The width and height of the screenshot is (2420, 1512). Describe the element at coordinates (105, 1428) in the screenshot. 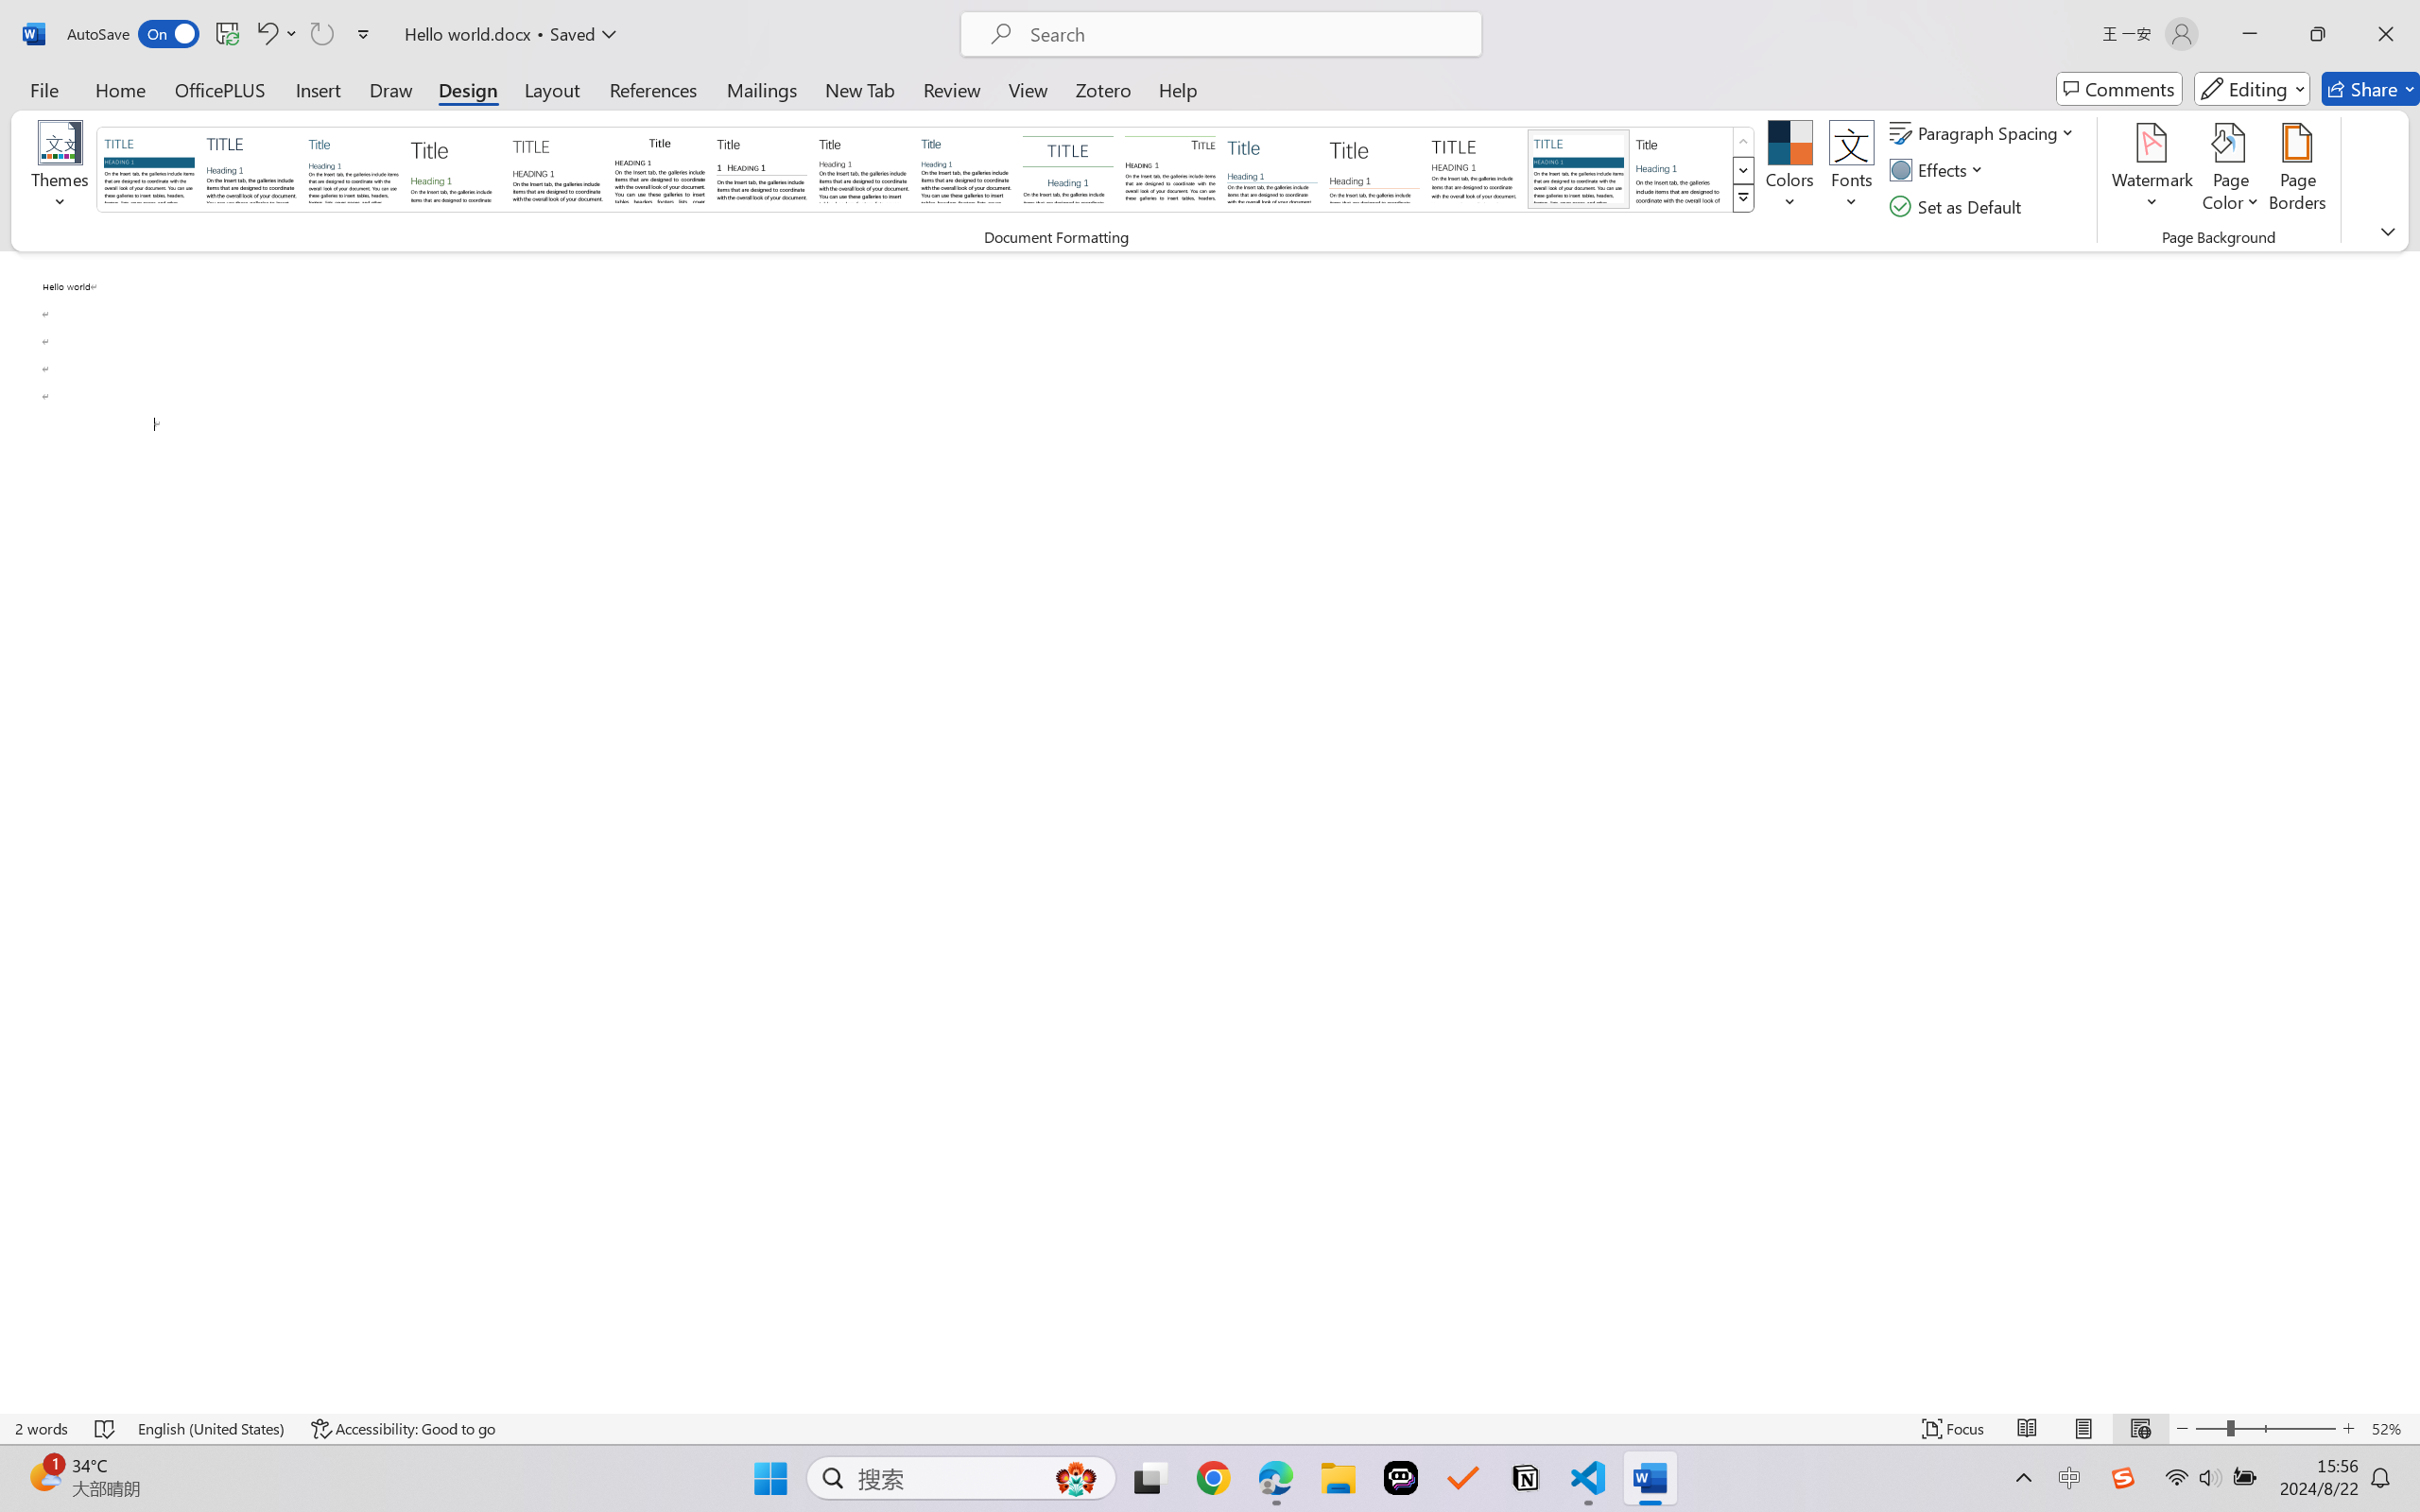

I see `'Spelling and Grammar Check No Errors'` at that location.